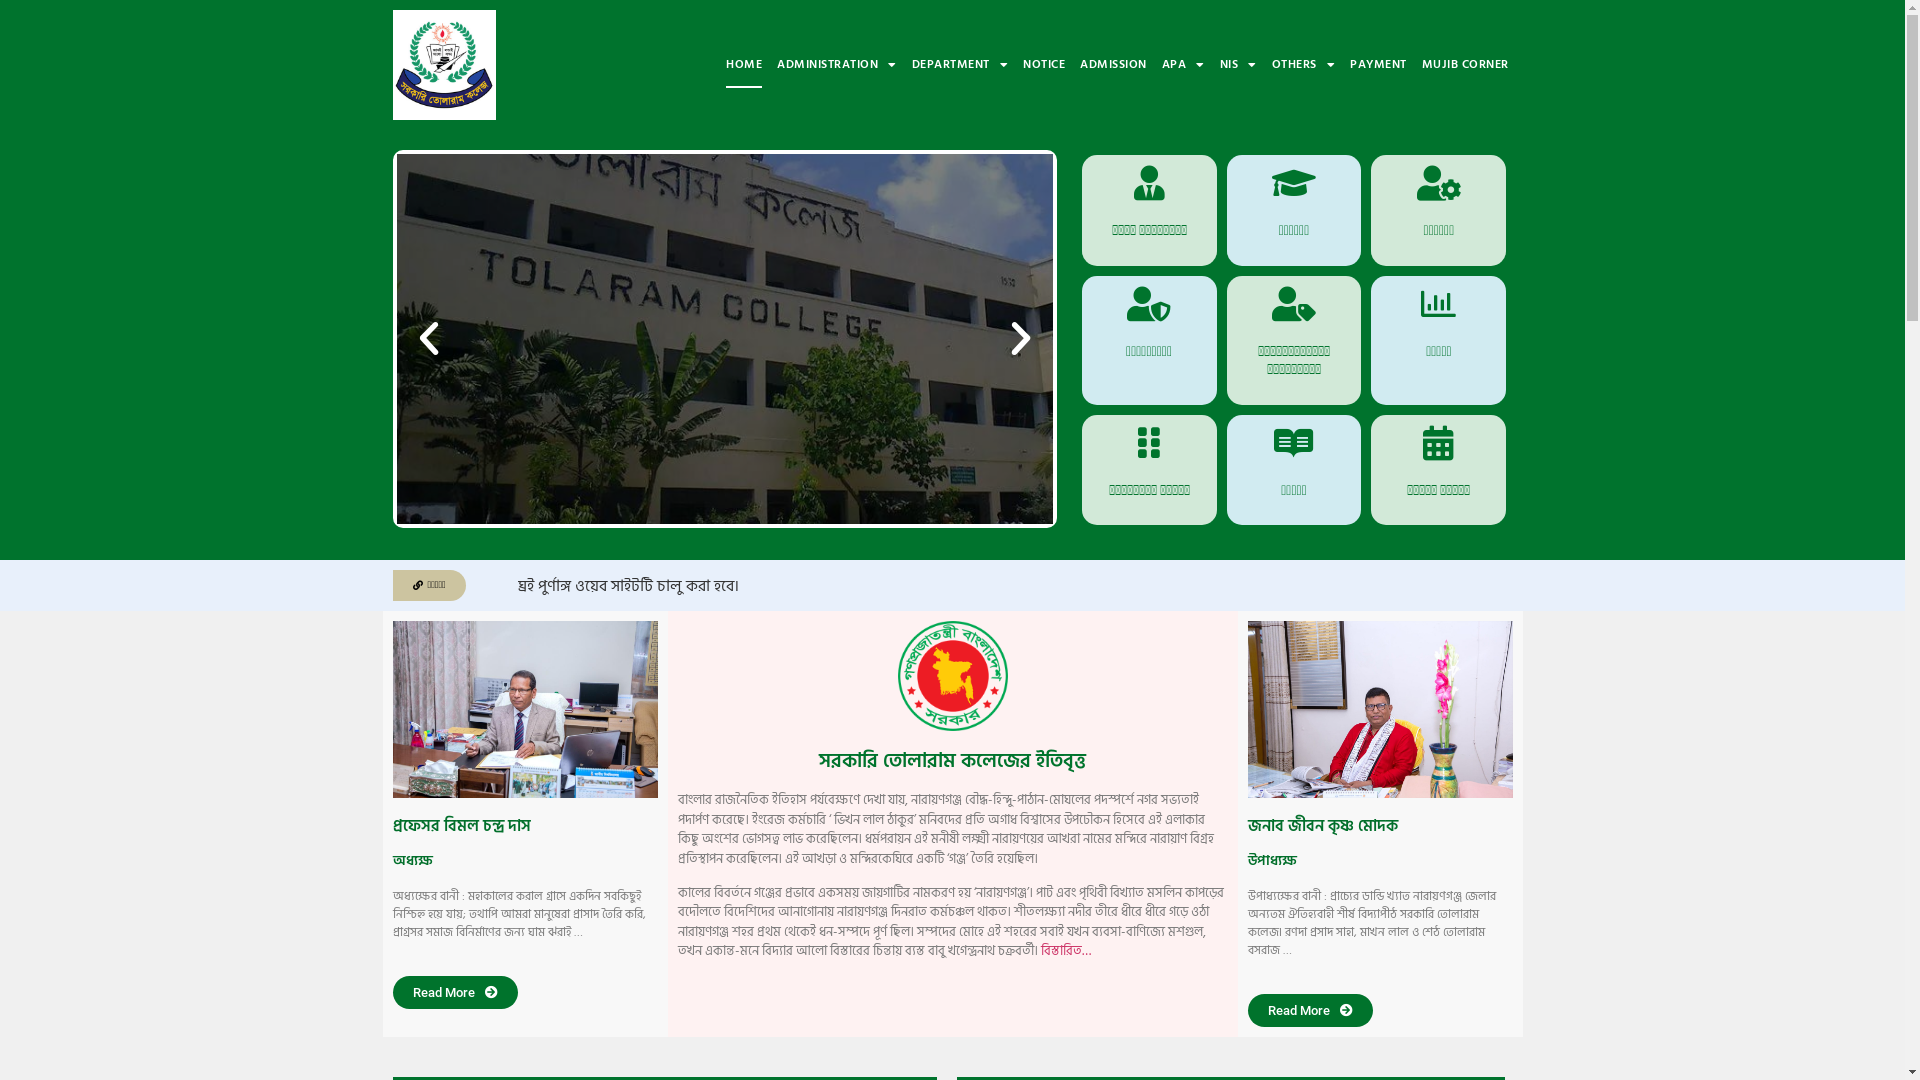  Describe the element at coordinates (743, 64) in the screenshot. I see `'HOME'` at that location.